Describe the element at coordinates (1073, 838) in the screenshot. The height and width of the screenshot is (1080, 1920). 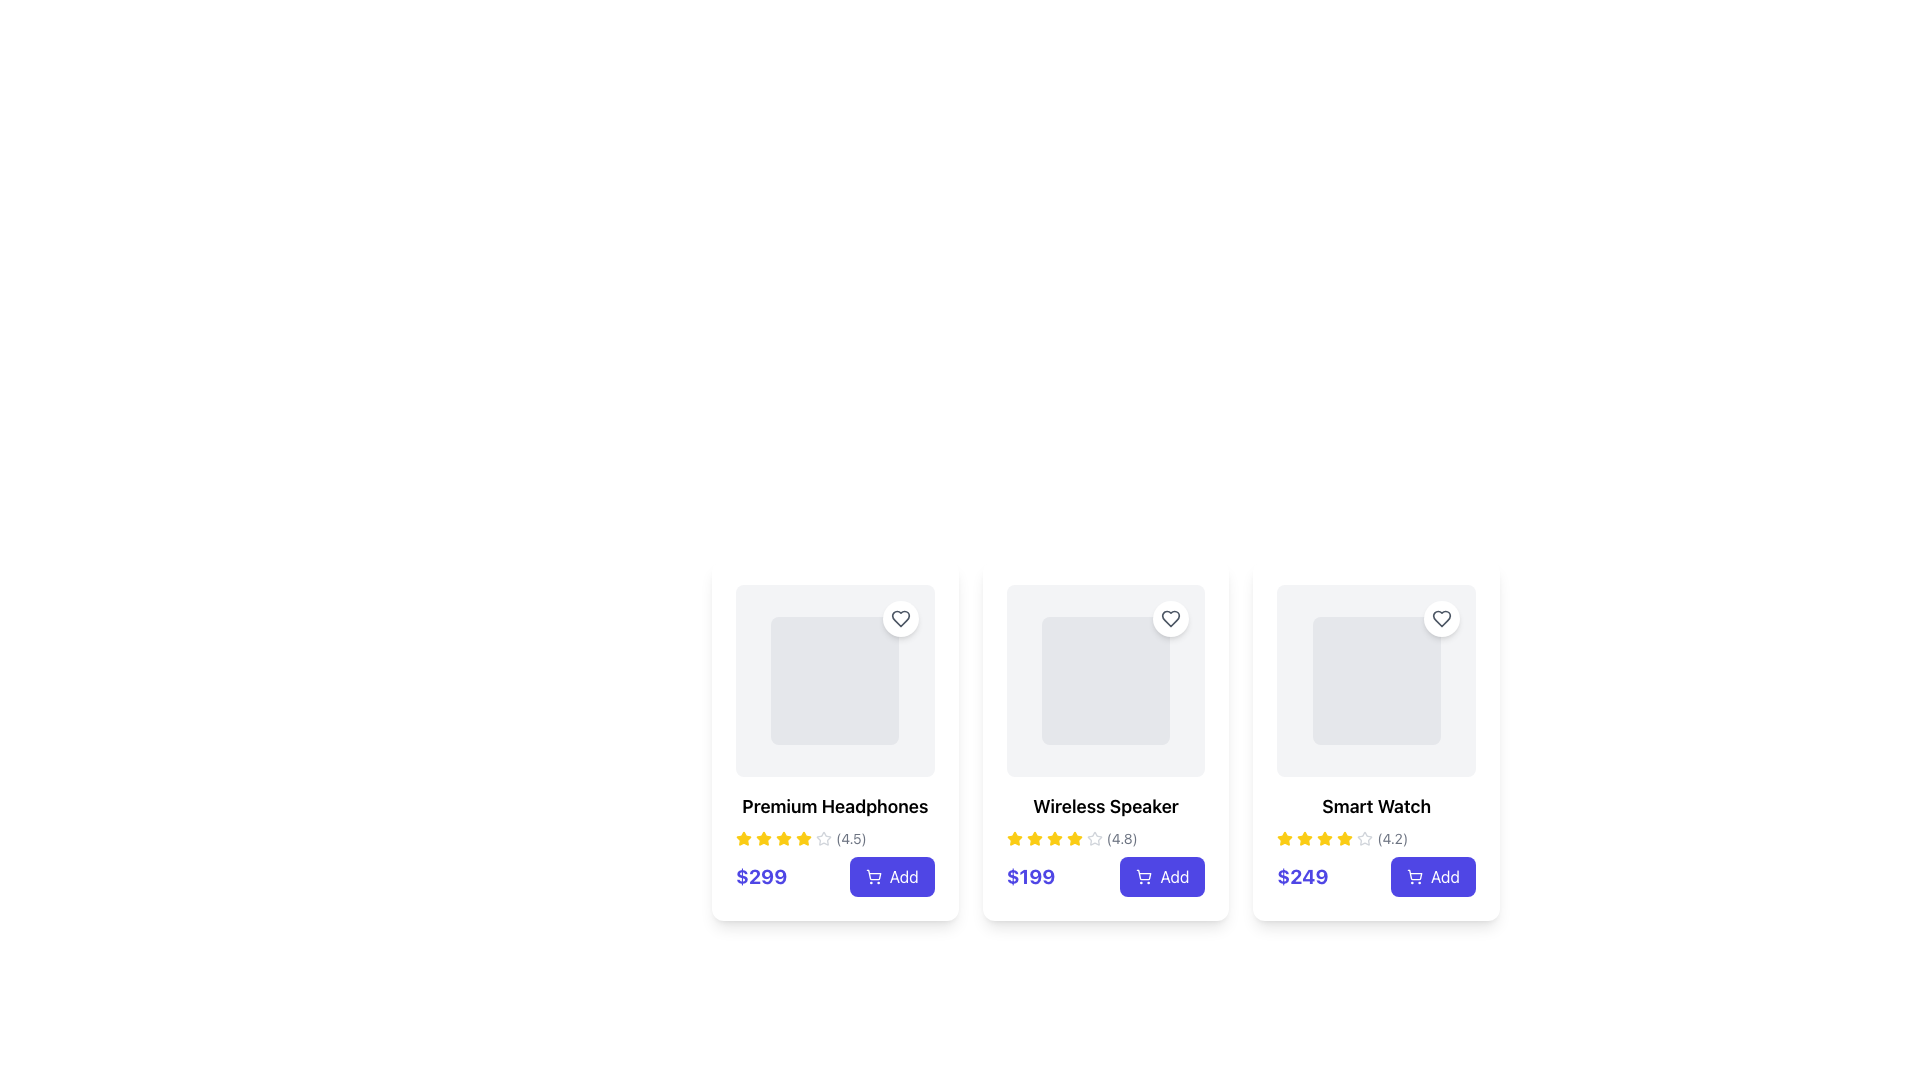
I see `the fifth star icon representing the rating for the 'Wireless Speaker' product, which is part of a graphical indicator of user ratings` at that location.